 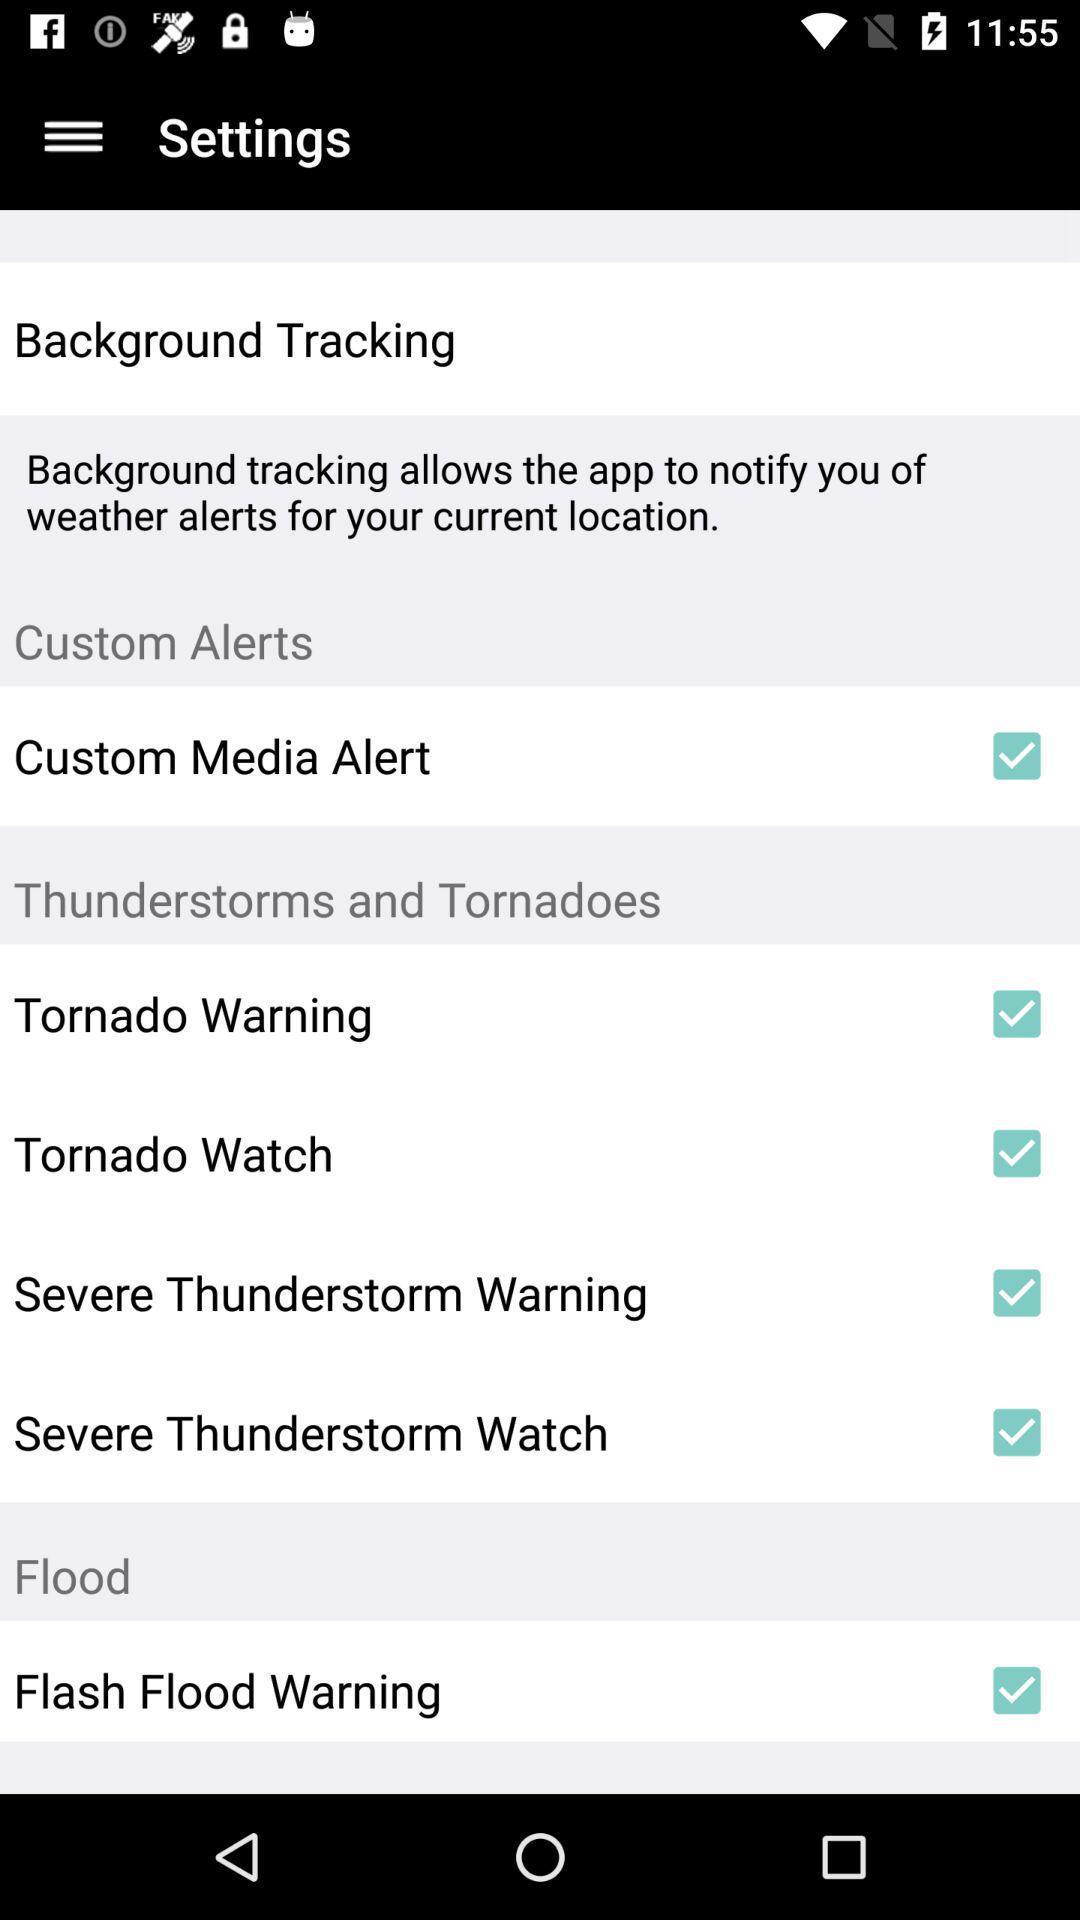 I want to click on item below flood icon, so click(x=1017, y=1689).